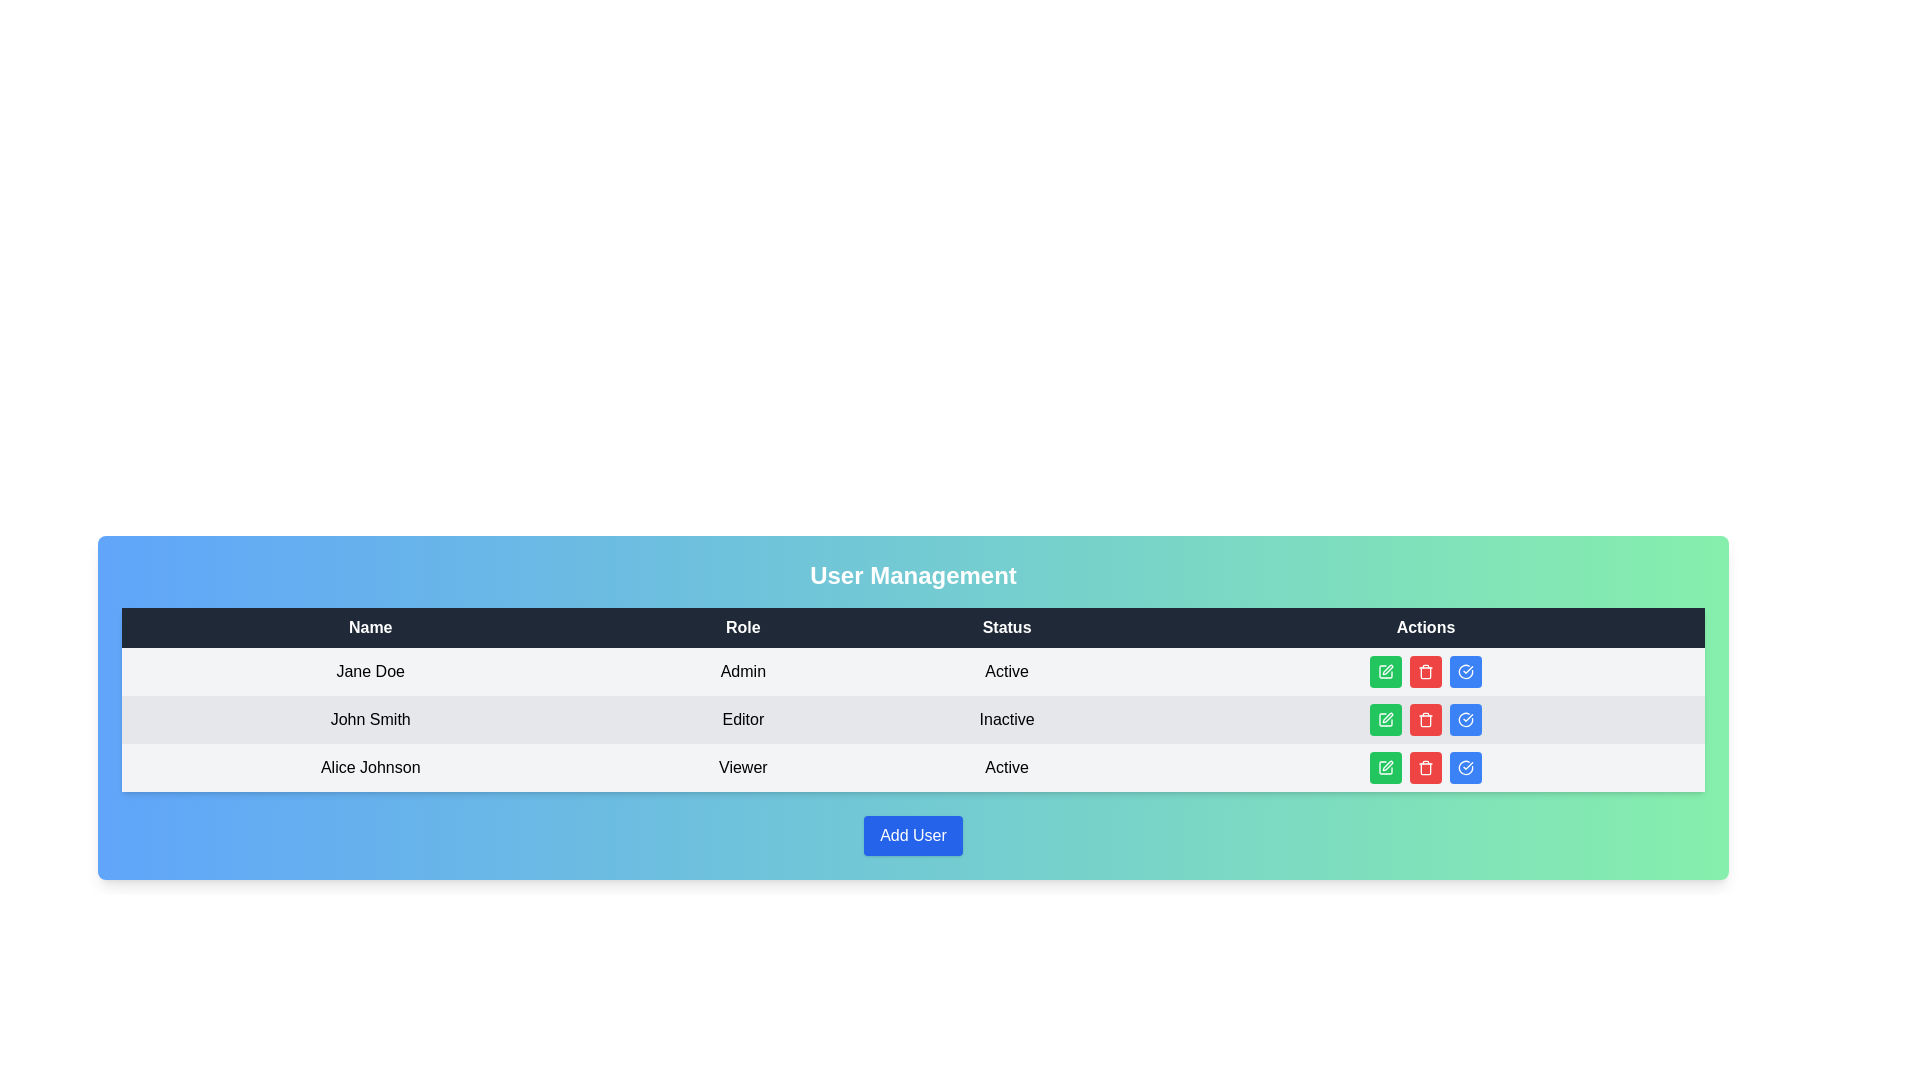  What do you see at coordinates (1424, 766) in the screenshot?
I see `the red button in the Interactive button group` at bounding box center [1424, 766].